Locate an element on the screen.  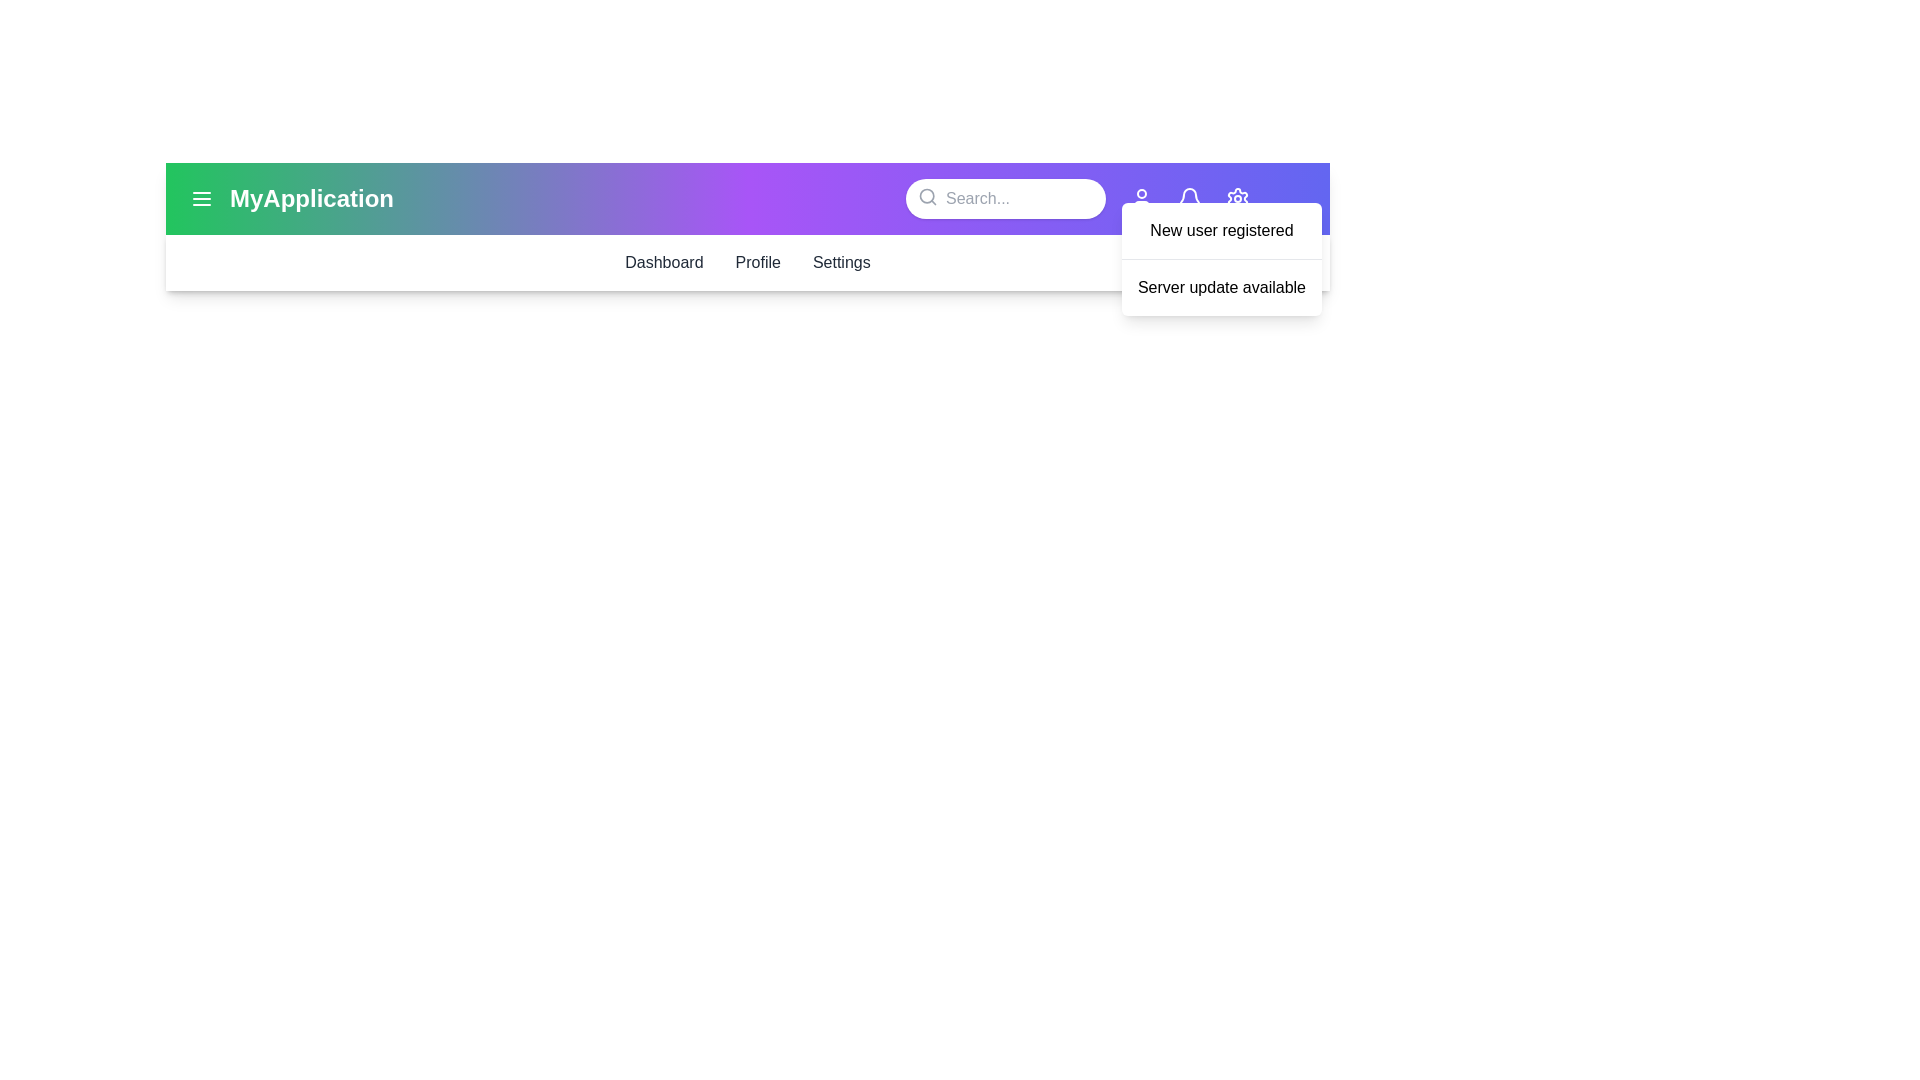
the menu item Settings to navigate to the corresponding section is located at coordinates (840, 261).